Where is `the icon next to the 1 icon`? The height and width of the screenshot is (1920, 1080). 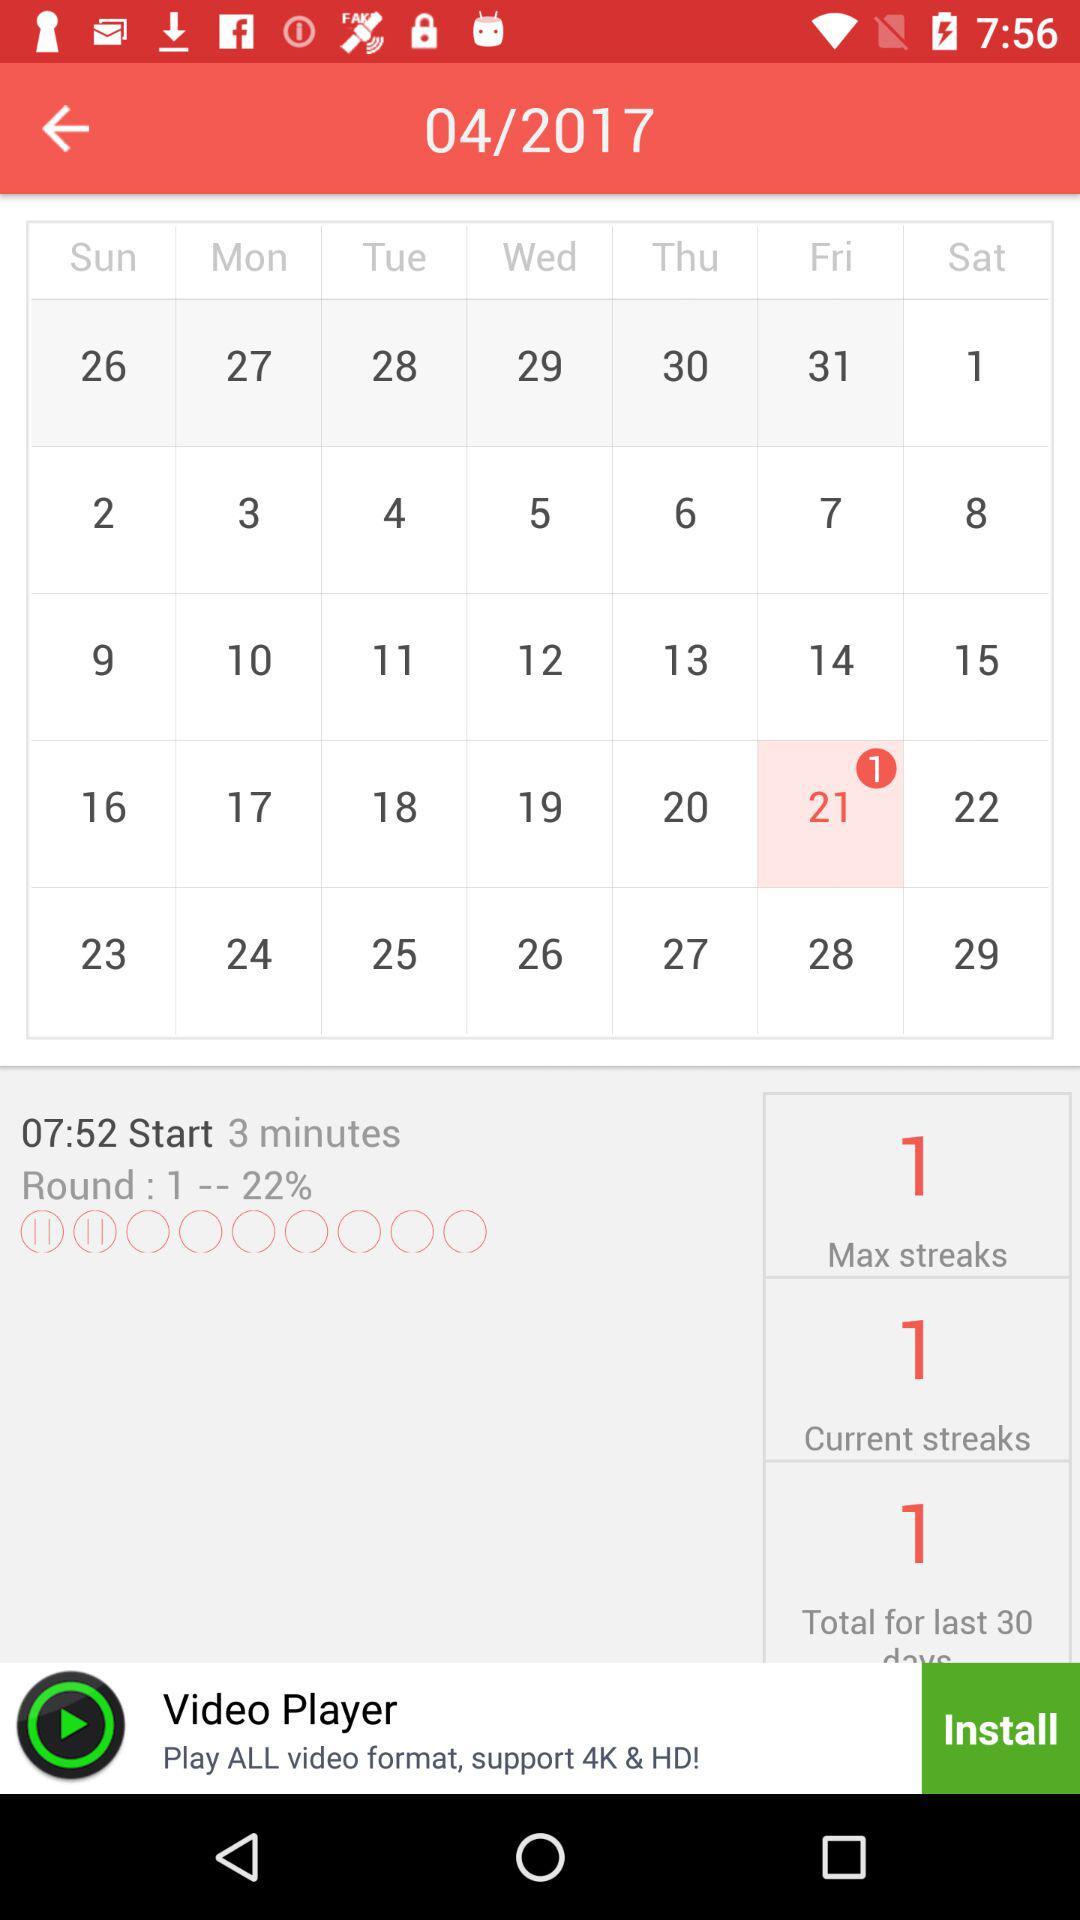 the icon next to the 1 icon is located at coordinates (314, 1131).